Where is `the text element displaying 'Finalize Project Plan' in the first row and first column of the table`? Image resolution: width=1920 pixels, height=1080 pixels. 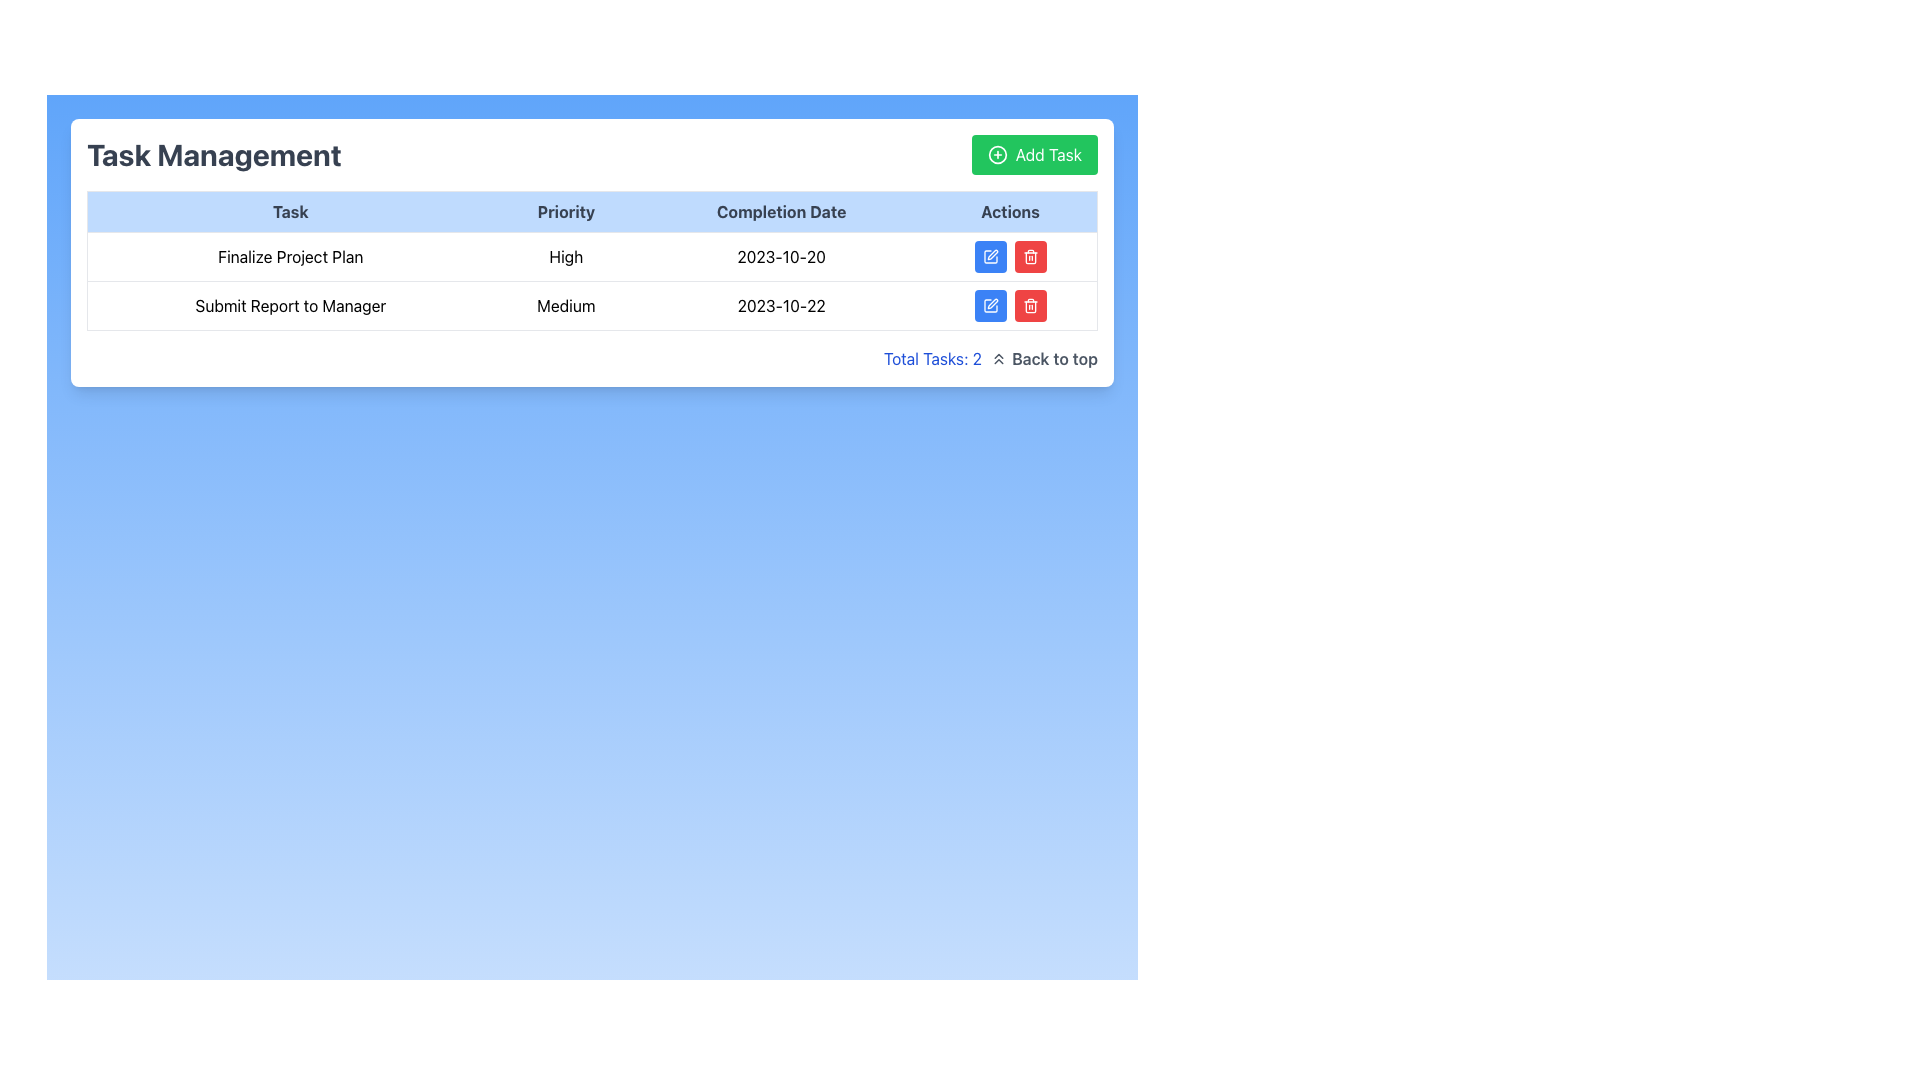 the text element displaying 'Finalize Project Plan' in the first row and first column of the table is located at coordinates (289, 256).